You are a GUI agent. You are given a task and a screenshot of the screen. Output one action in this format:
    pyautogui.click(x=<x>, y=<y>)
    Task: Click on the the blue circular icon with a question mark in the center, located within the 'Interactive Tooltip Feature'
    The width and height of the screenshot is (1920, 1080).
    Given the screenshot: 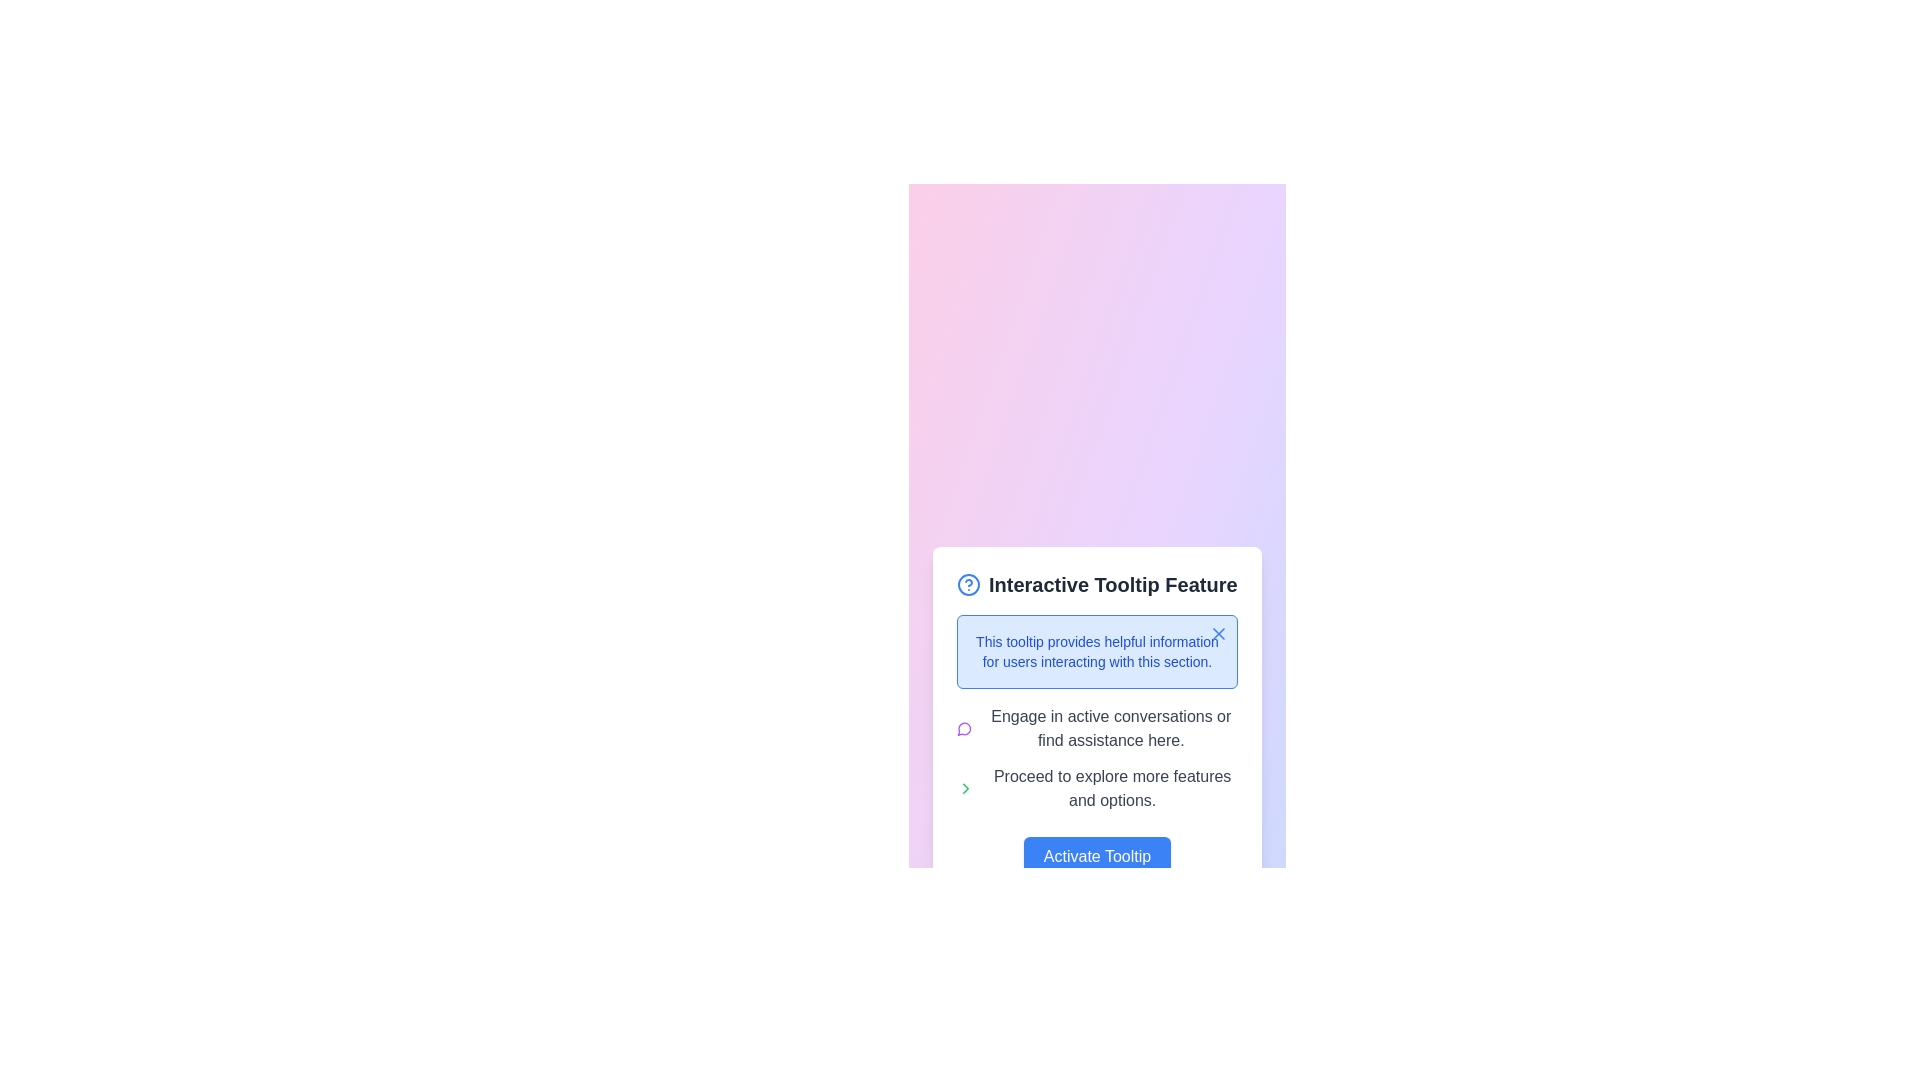 What is the action you would take?
    pyautogui.click(x=969, y=585)
    